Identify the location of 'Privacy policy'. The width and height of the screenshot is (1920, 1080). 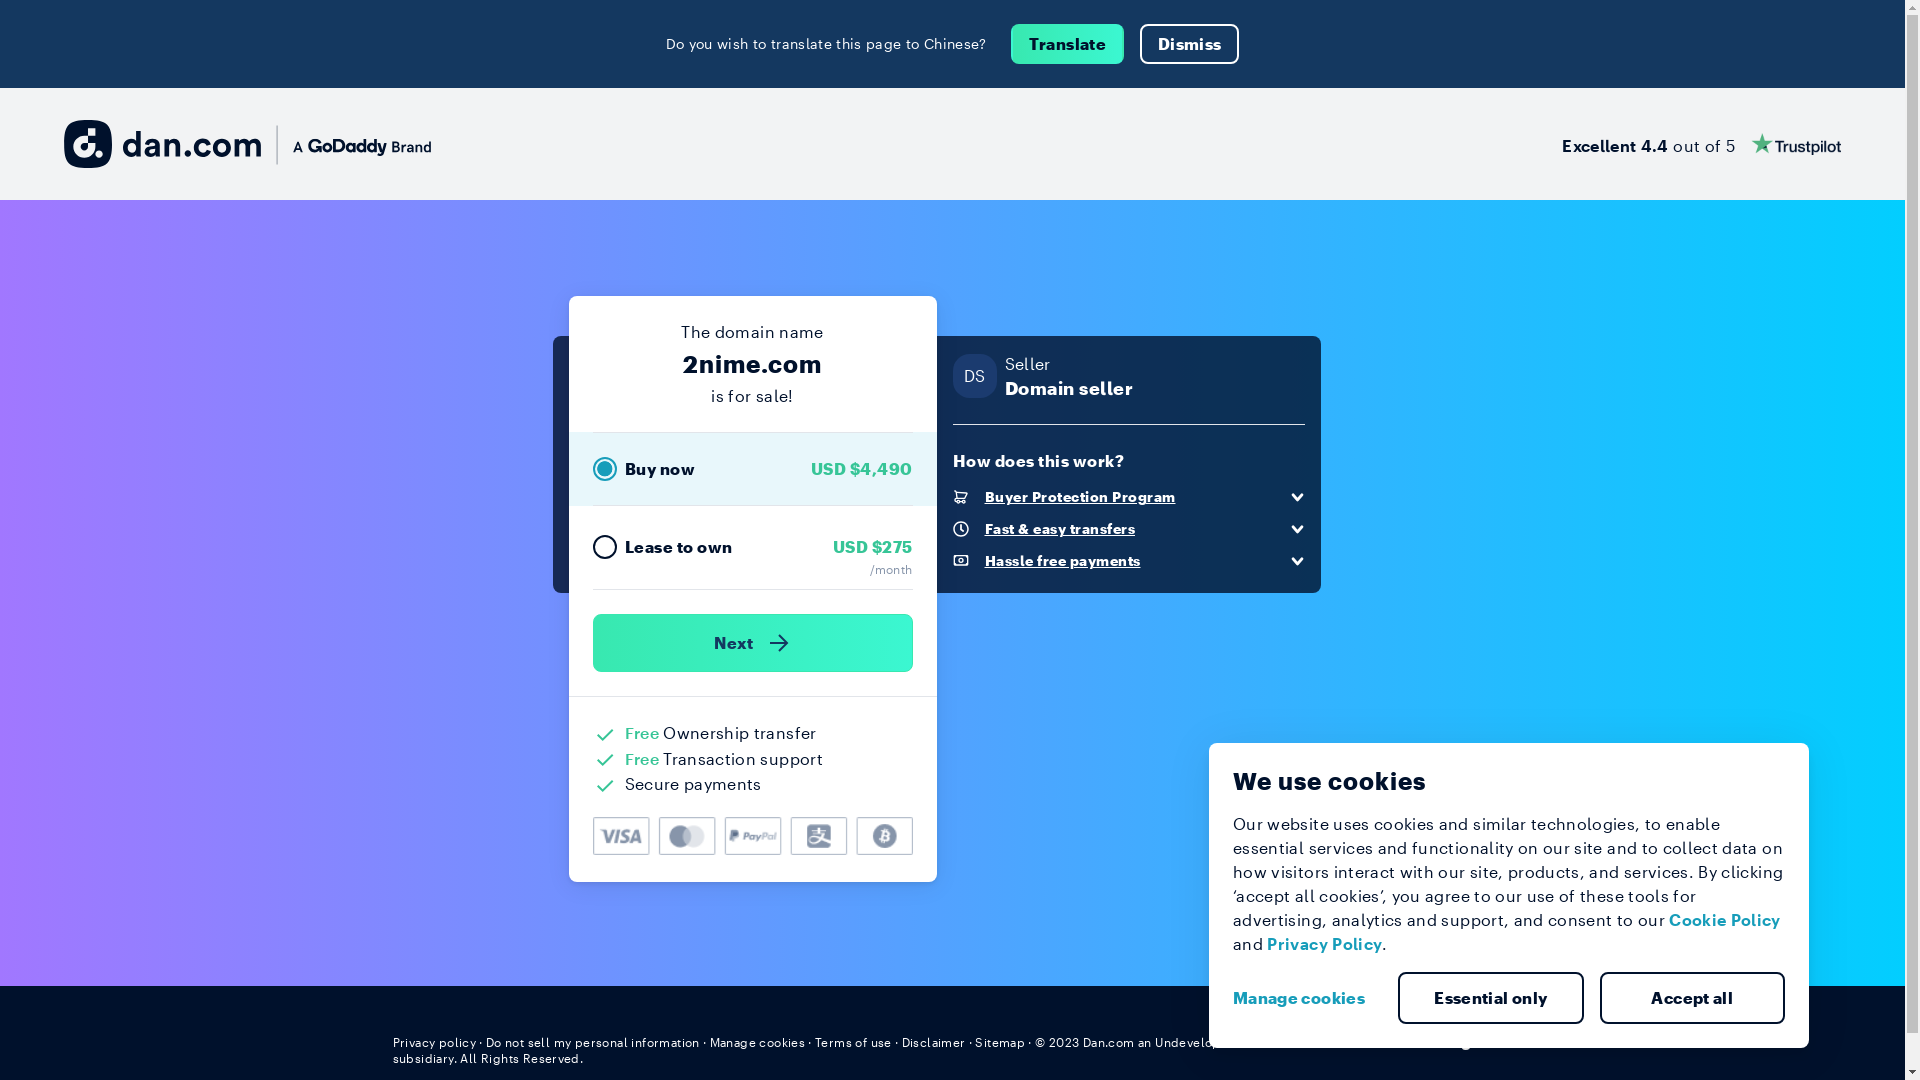
(432, 1040).